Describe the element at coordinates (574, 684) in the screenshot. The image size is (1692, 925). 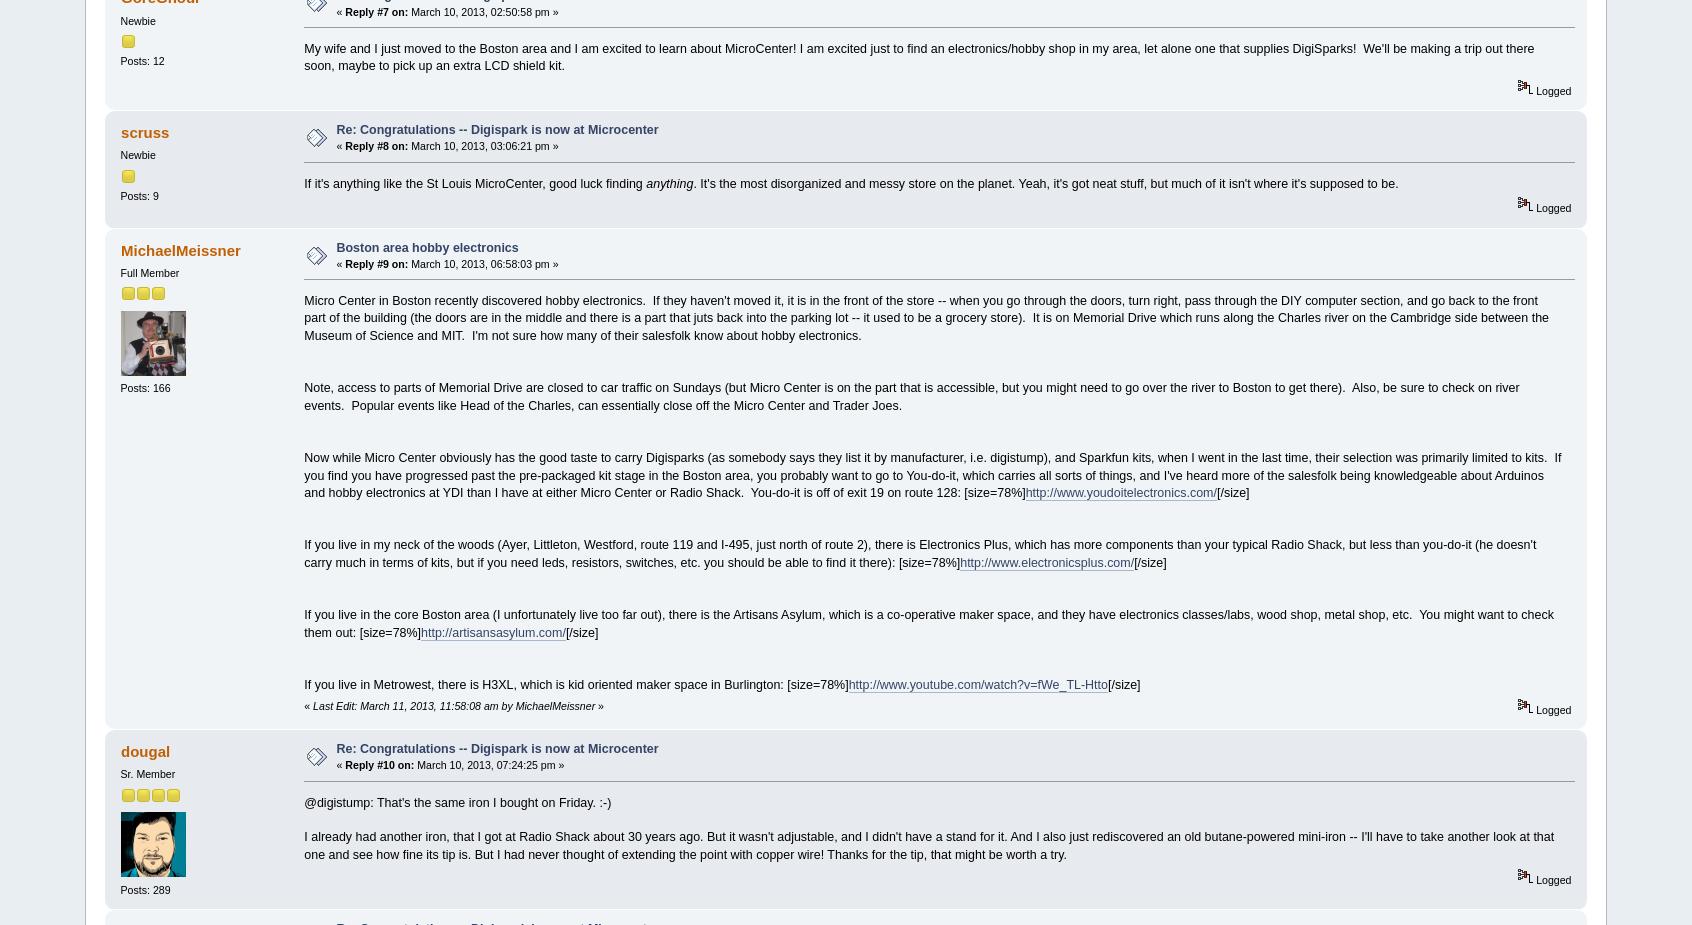
I see `'If you live in Metrowest, there is H3XL, which is kid oriented maker space in Burlington: [size=78%]'` at that location.